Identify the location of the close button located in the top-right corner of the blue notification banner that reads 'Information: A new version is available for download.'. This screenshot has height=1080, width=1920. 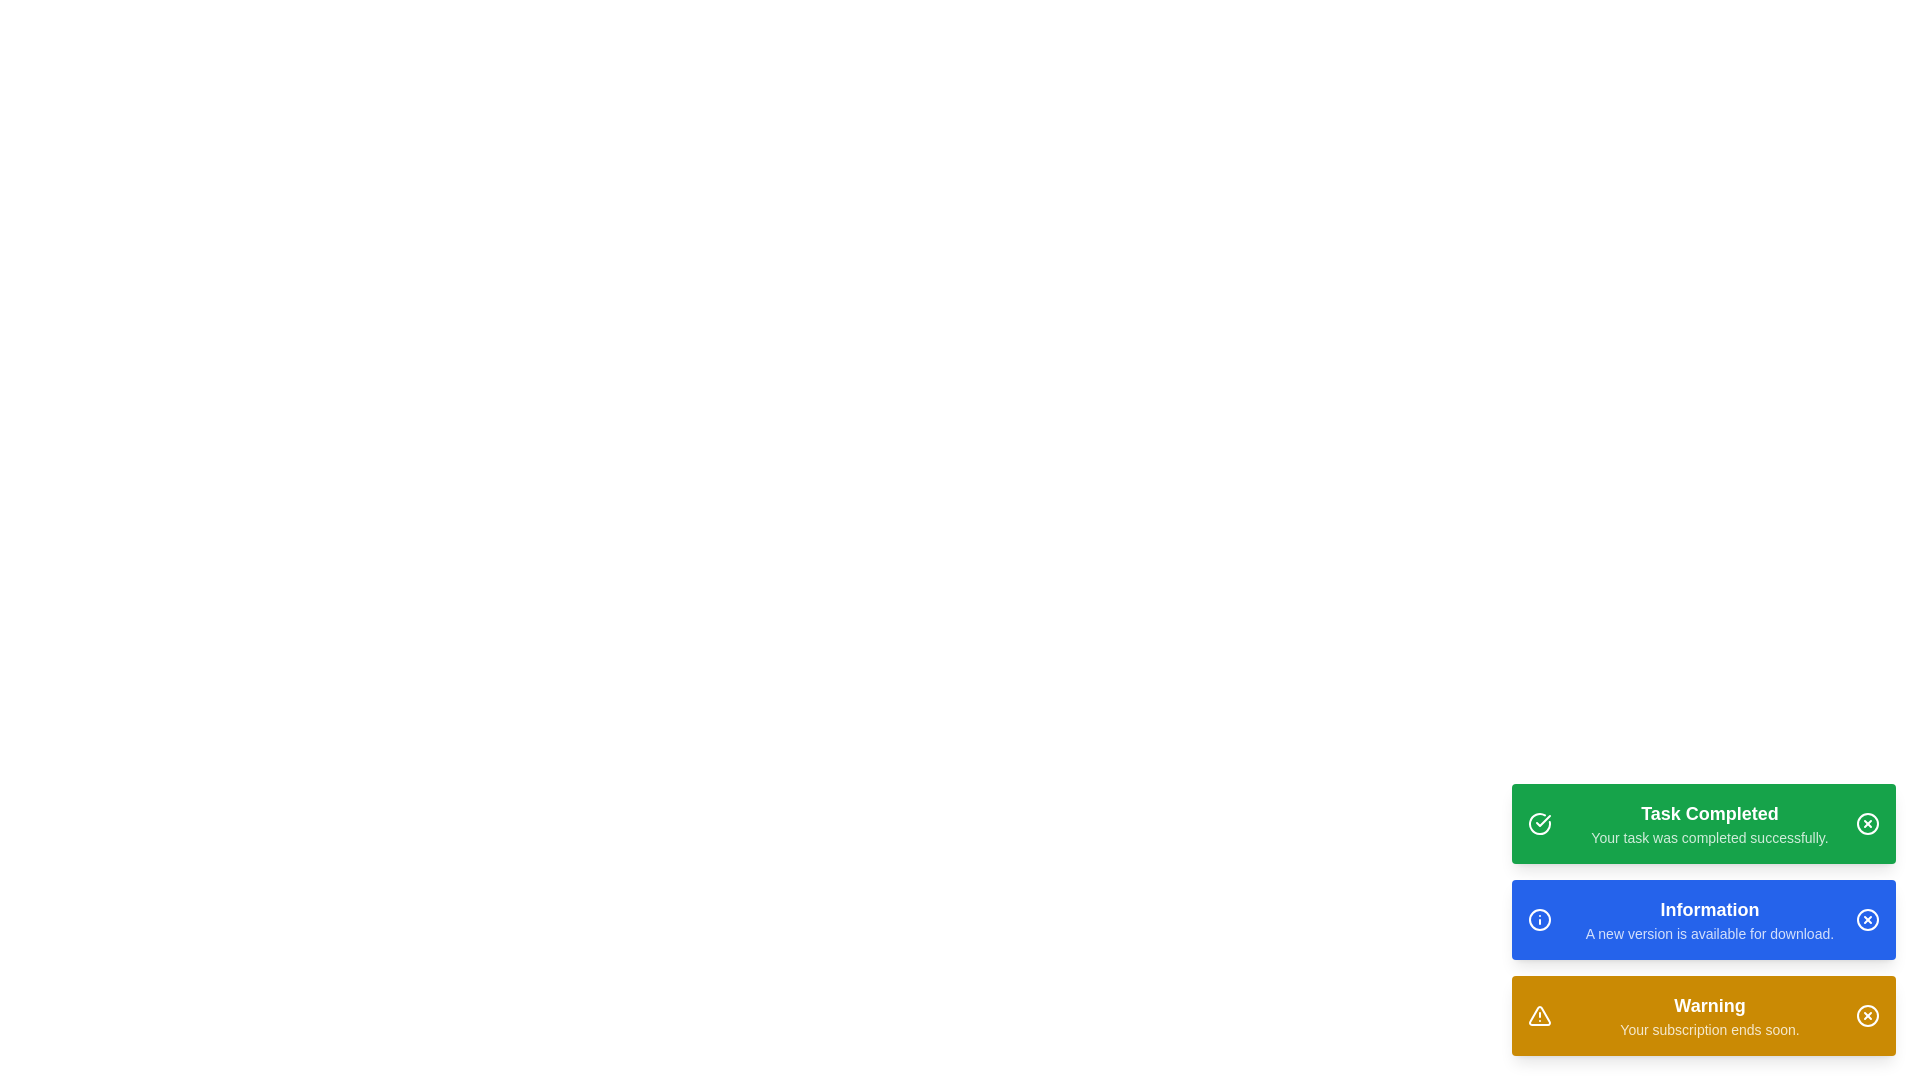
(1866, 920).